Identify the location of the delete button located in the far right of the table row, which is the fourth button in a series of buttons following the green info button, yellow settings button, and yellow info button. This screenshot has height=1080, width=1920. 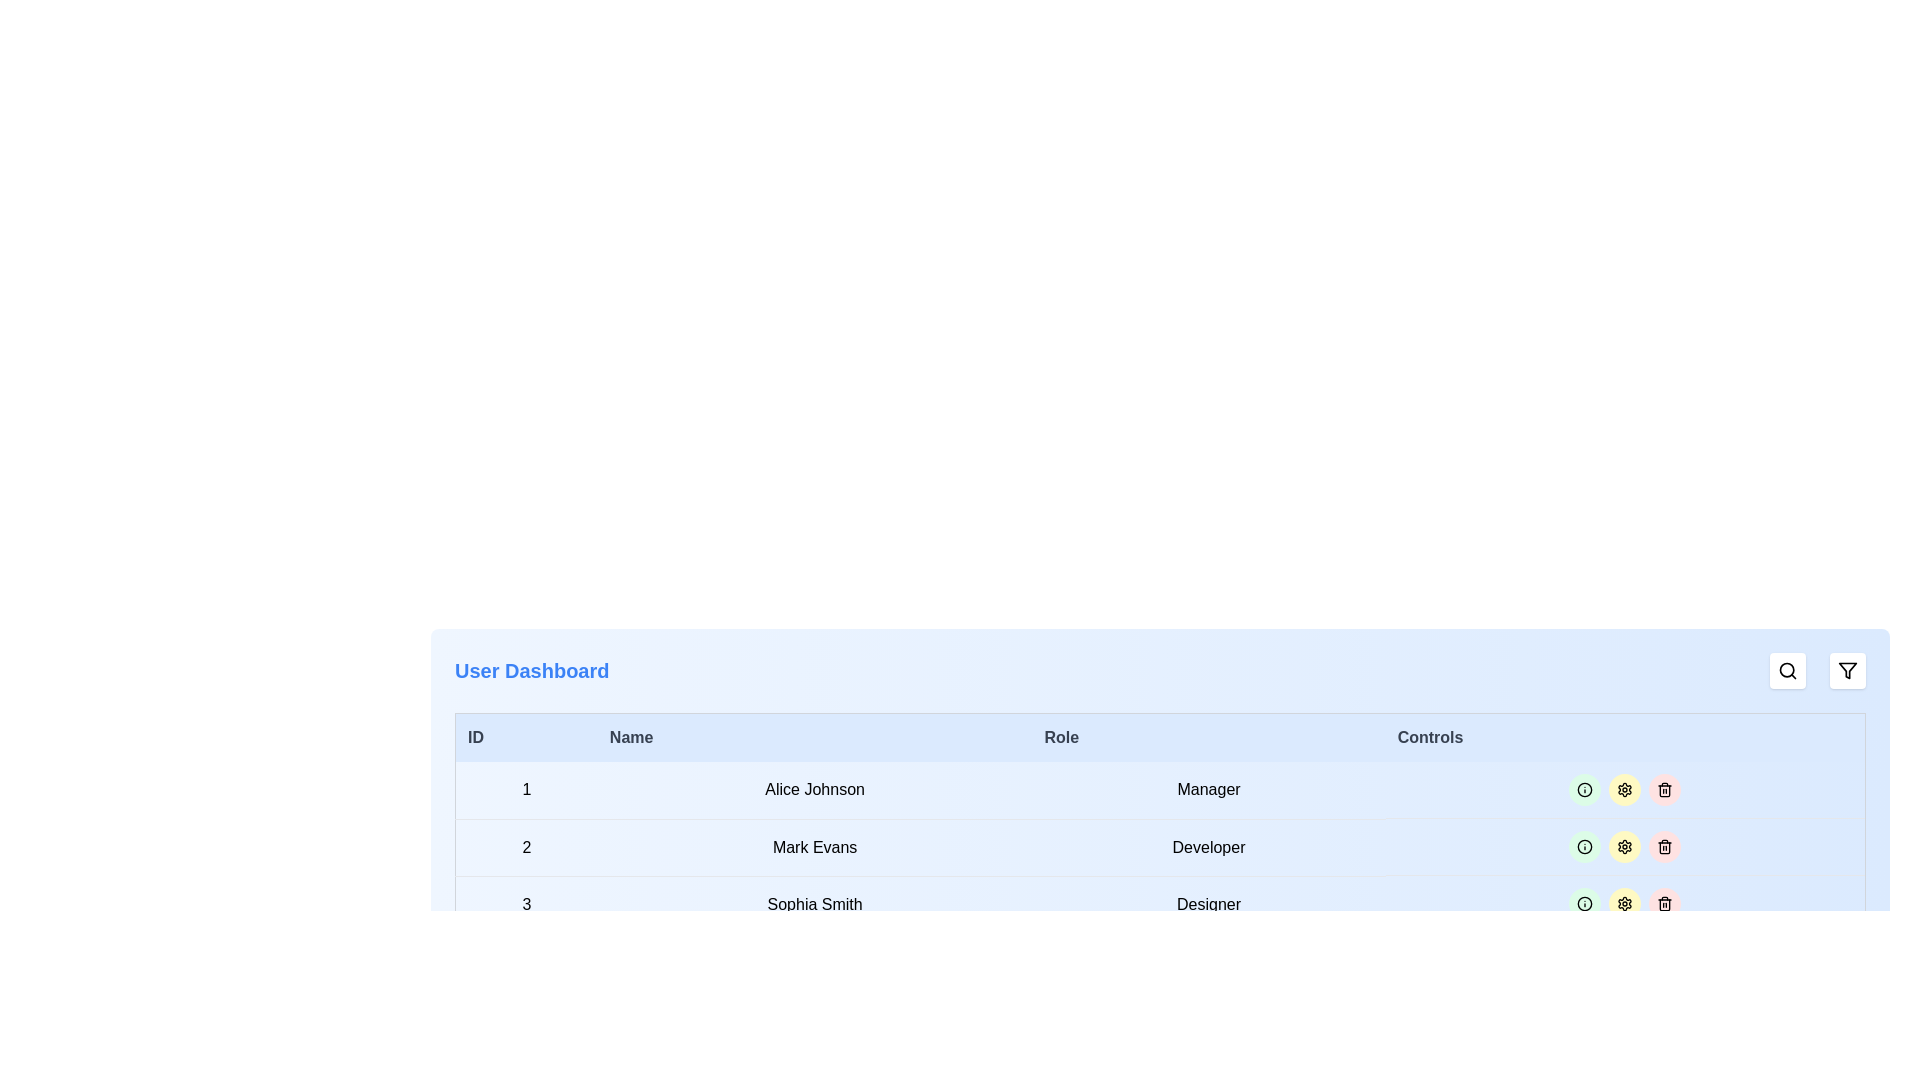
(1665, 789).